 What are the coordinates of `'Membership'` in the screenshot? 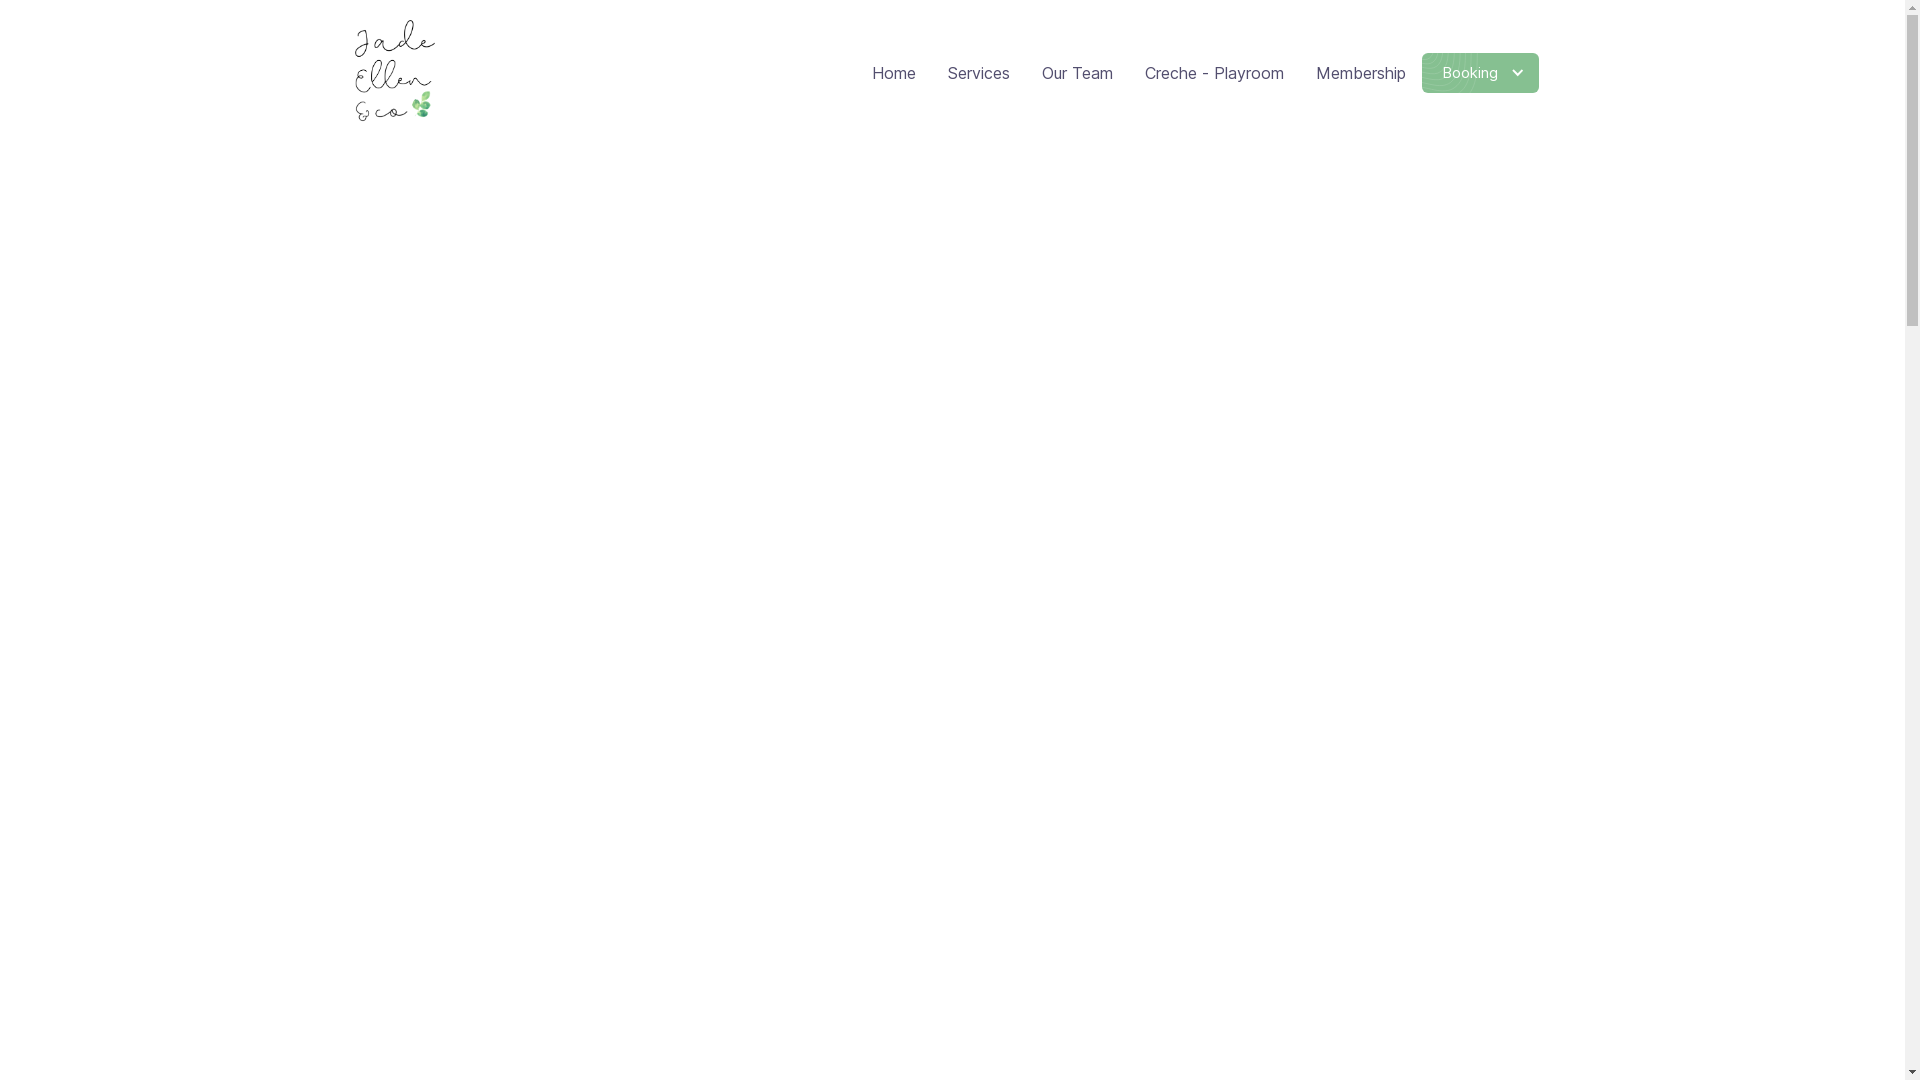 It's located at (1360, 72).